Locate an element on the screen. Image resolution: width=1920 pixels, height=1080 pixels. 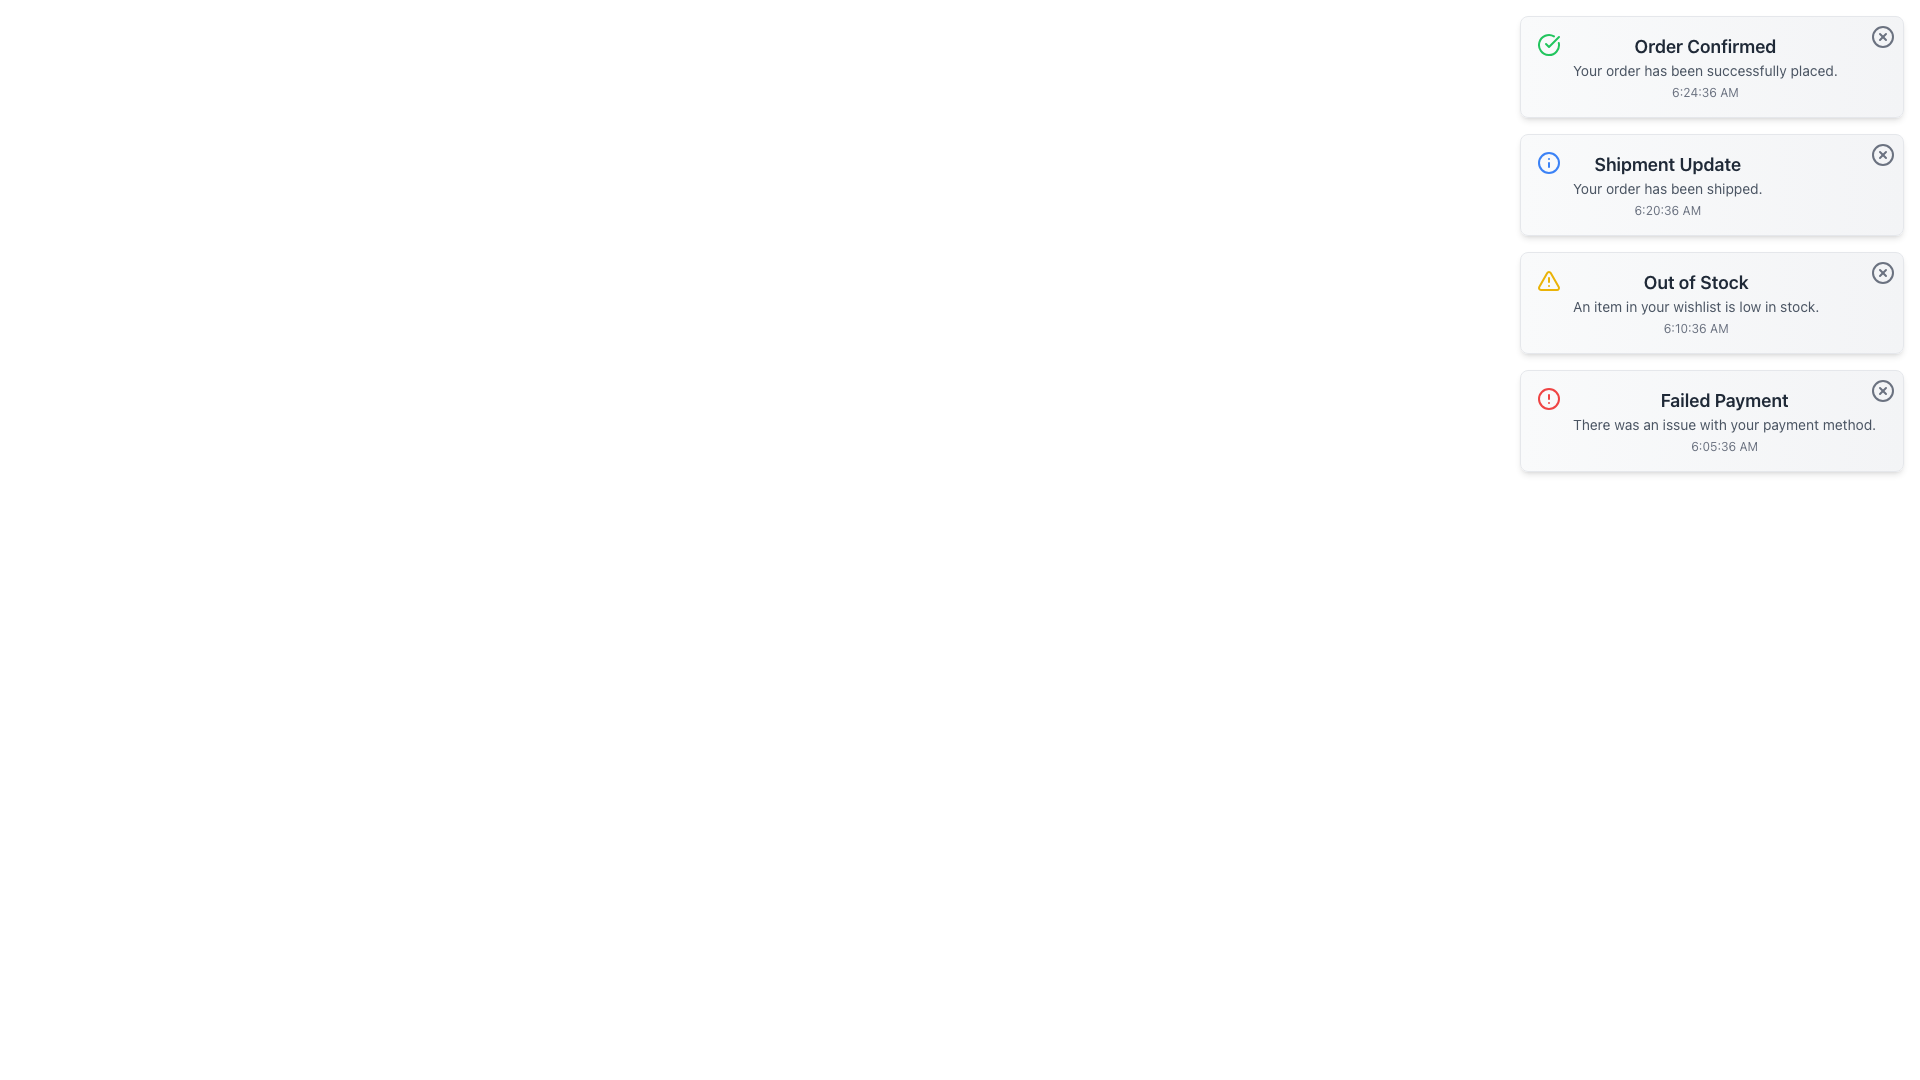
the fourth notification in the list of alerts regarding an unsuccessful payment, located directly below the 'Out of Stock' notification is located at coordinates (1722, 419).